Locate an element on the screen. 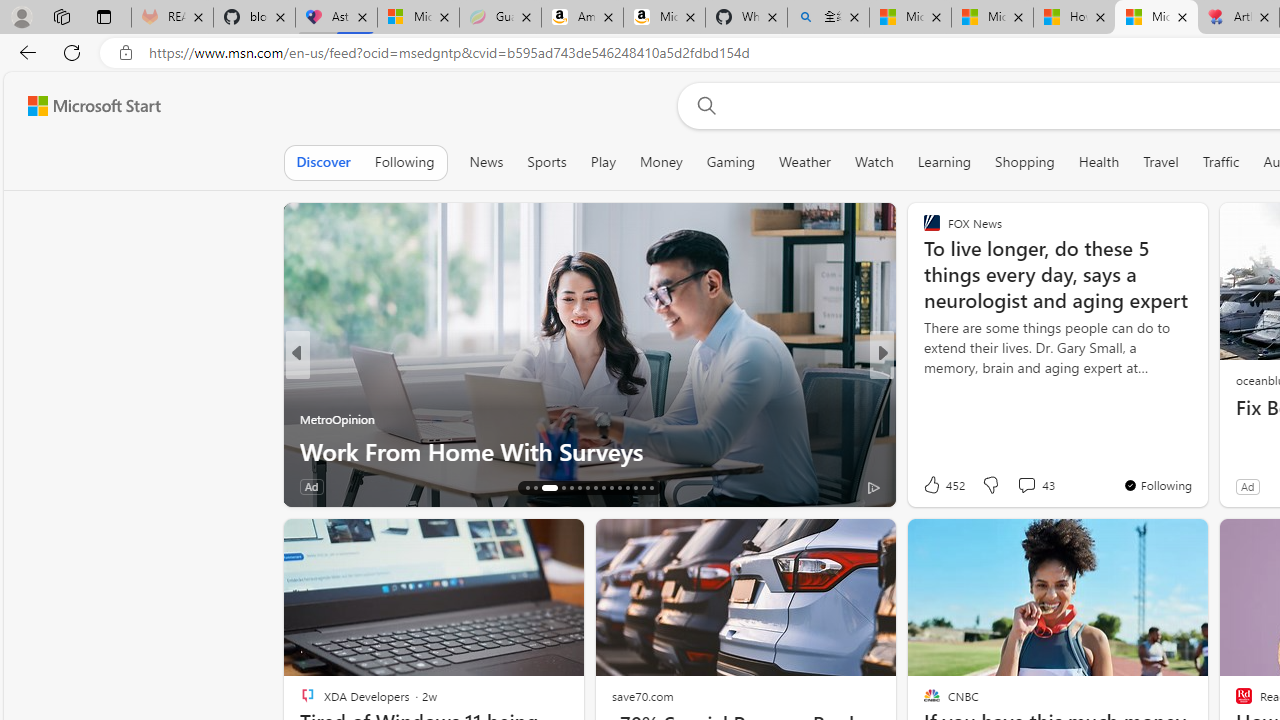  'View comments 7 Comment' is located at coordinates (1026, 486).